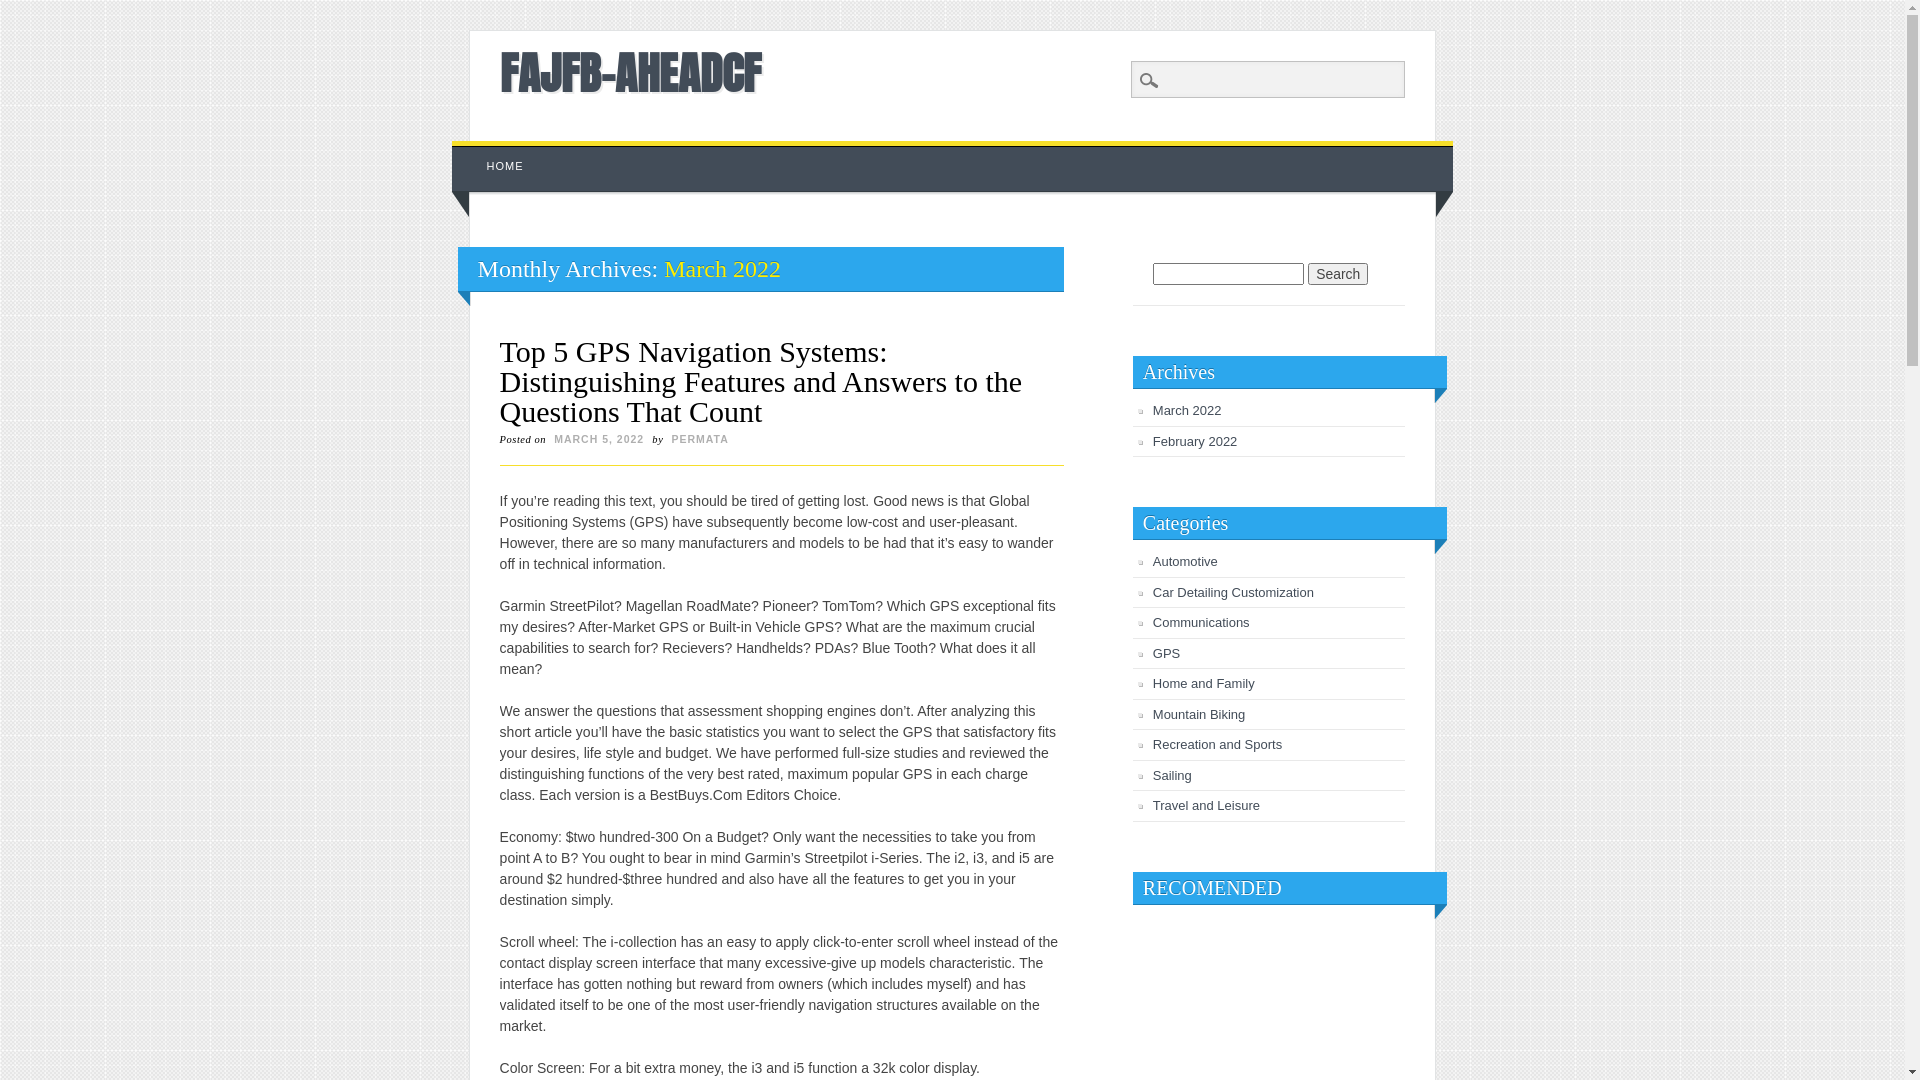 The width and height of the screenshot is (1920, 1080). I want to click on 'Mountain Biking', so click(1199, 713).